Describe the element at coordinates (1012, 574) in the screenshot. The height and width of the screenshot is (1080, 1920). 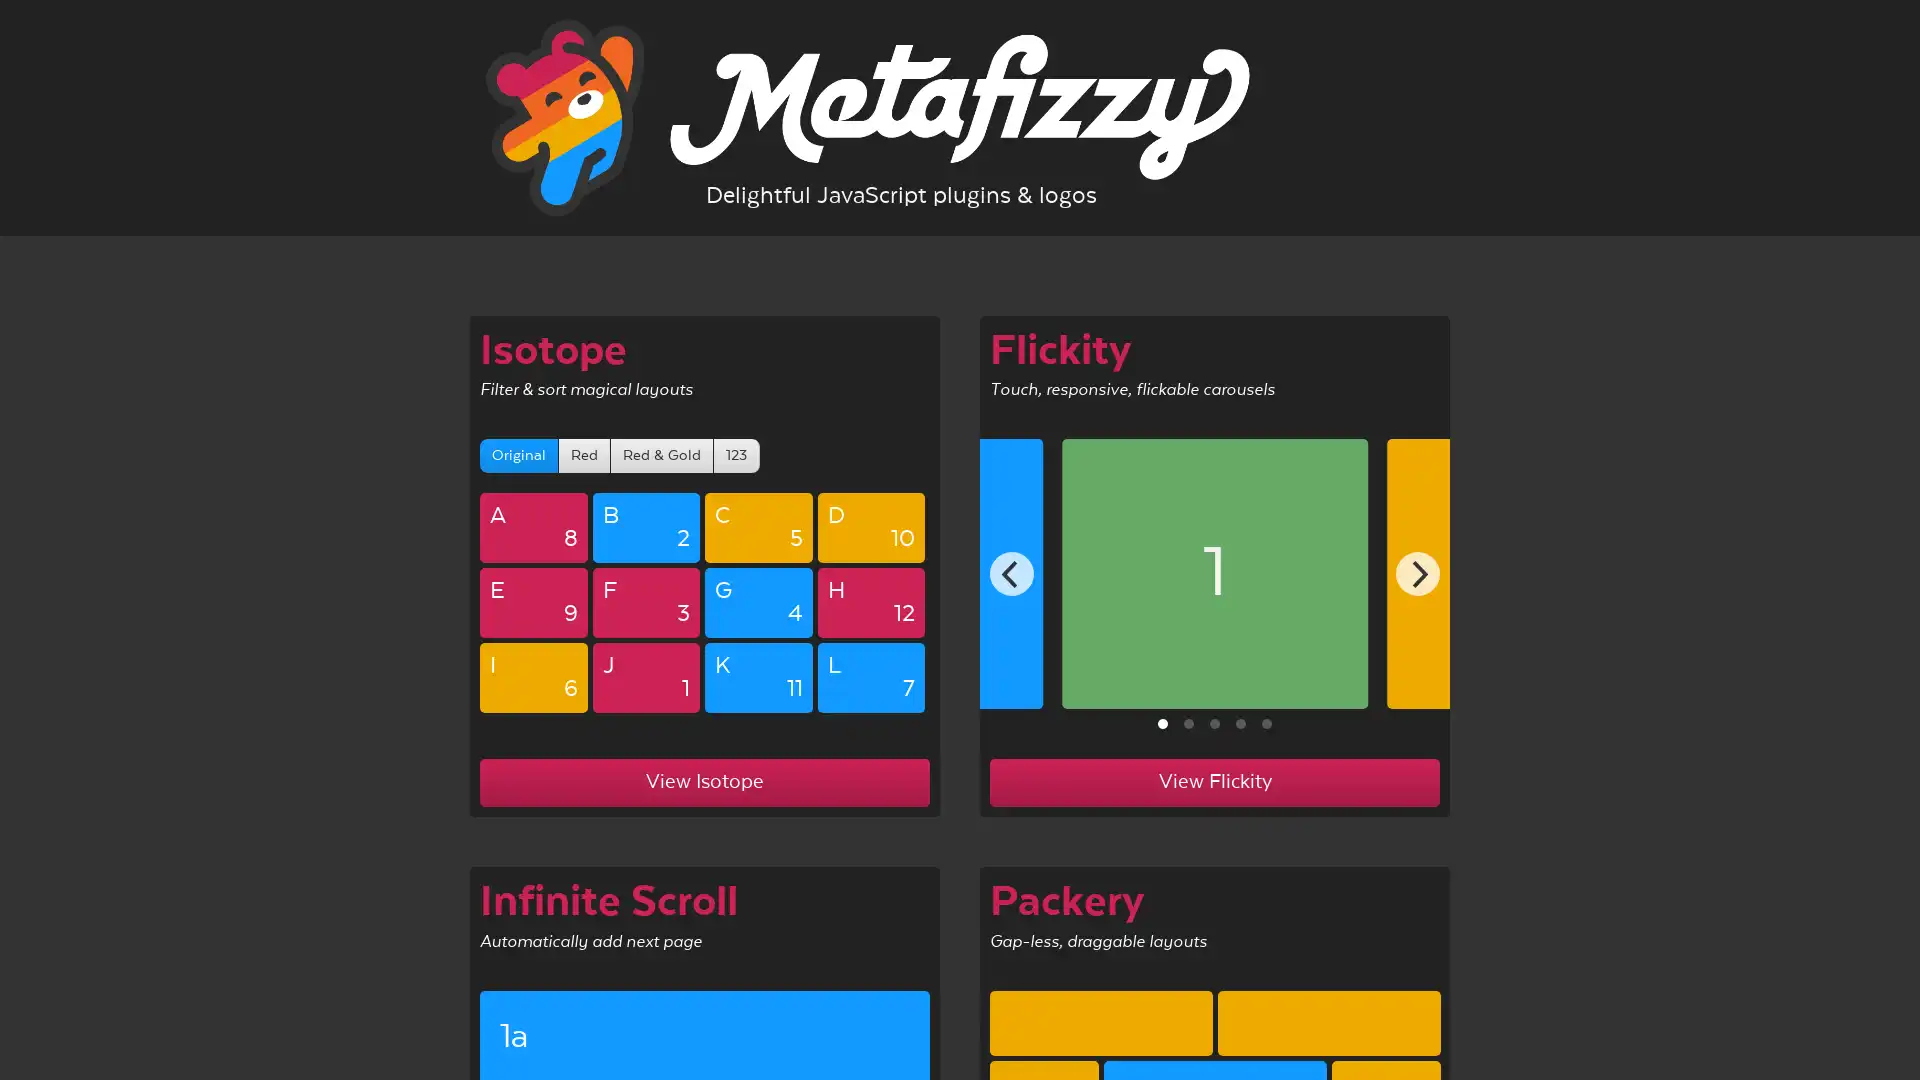
I see `Previous` at that location.